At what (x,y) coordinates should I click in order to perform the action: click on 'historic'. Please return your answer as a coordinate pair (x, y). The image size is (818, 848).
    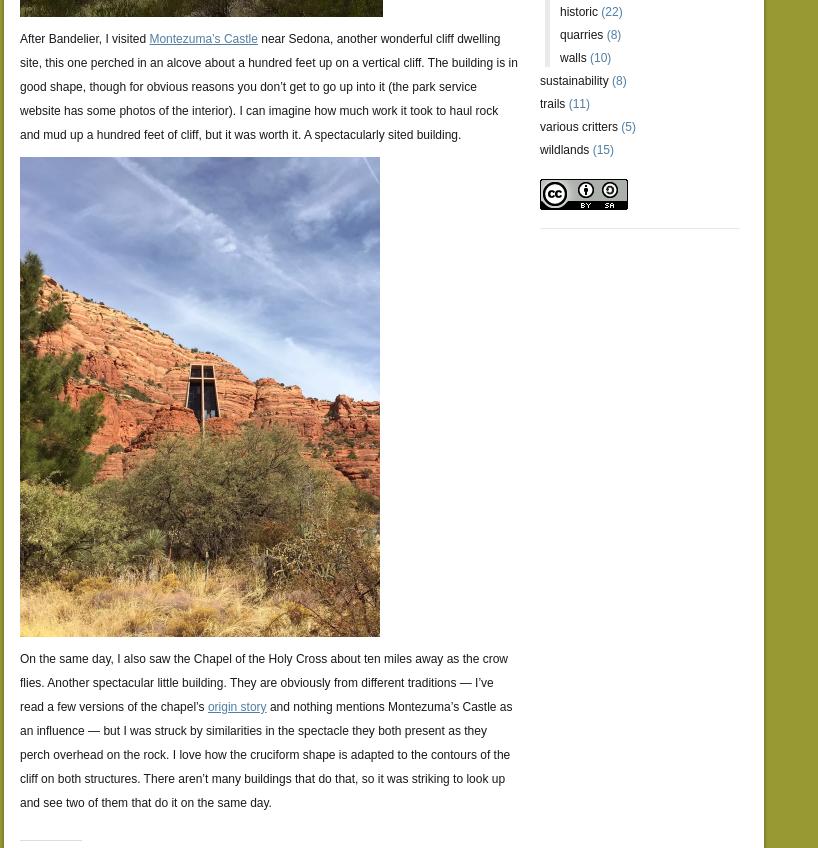
    Looking at the image, I should click on (577, 11).